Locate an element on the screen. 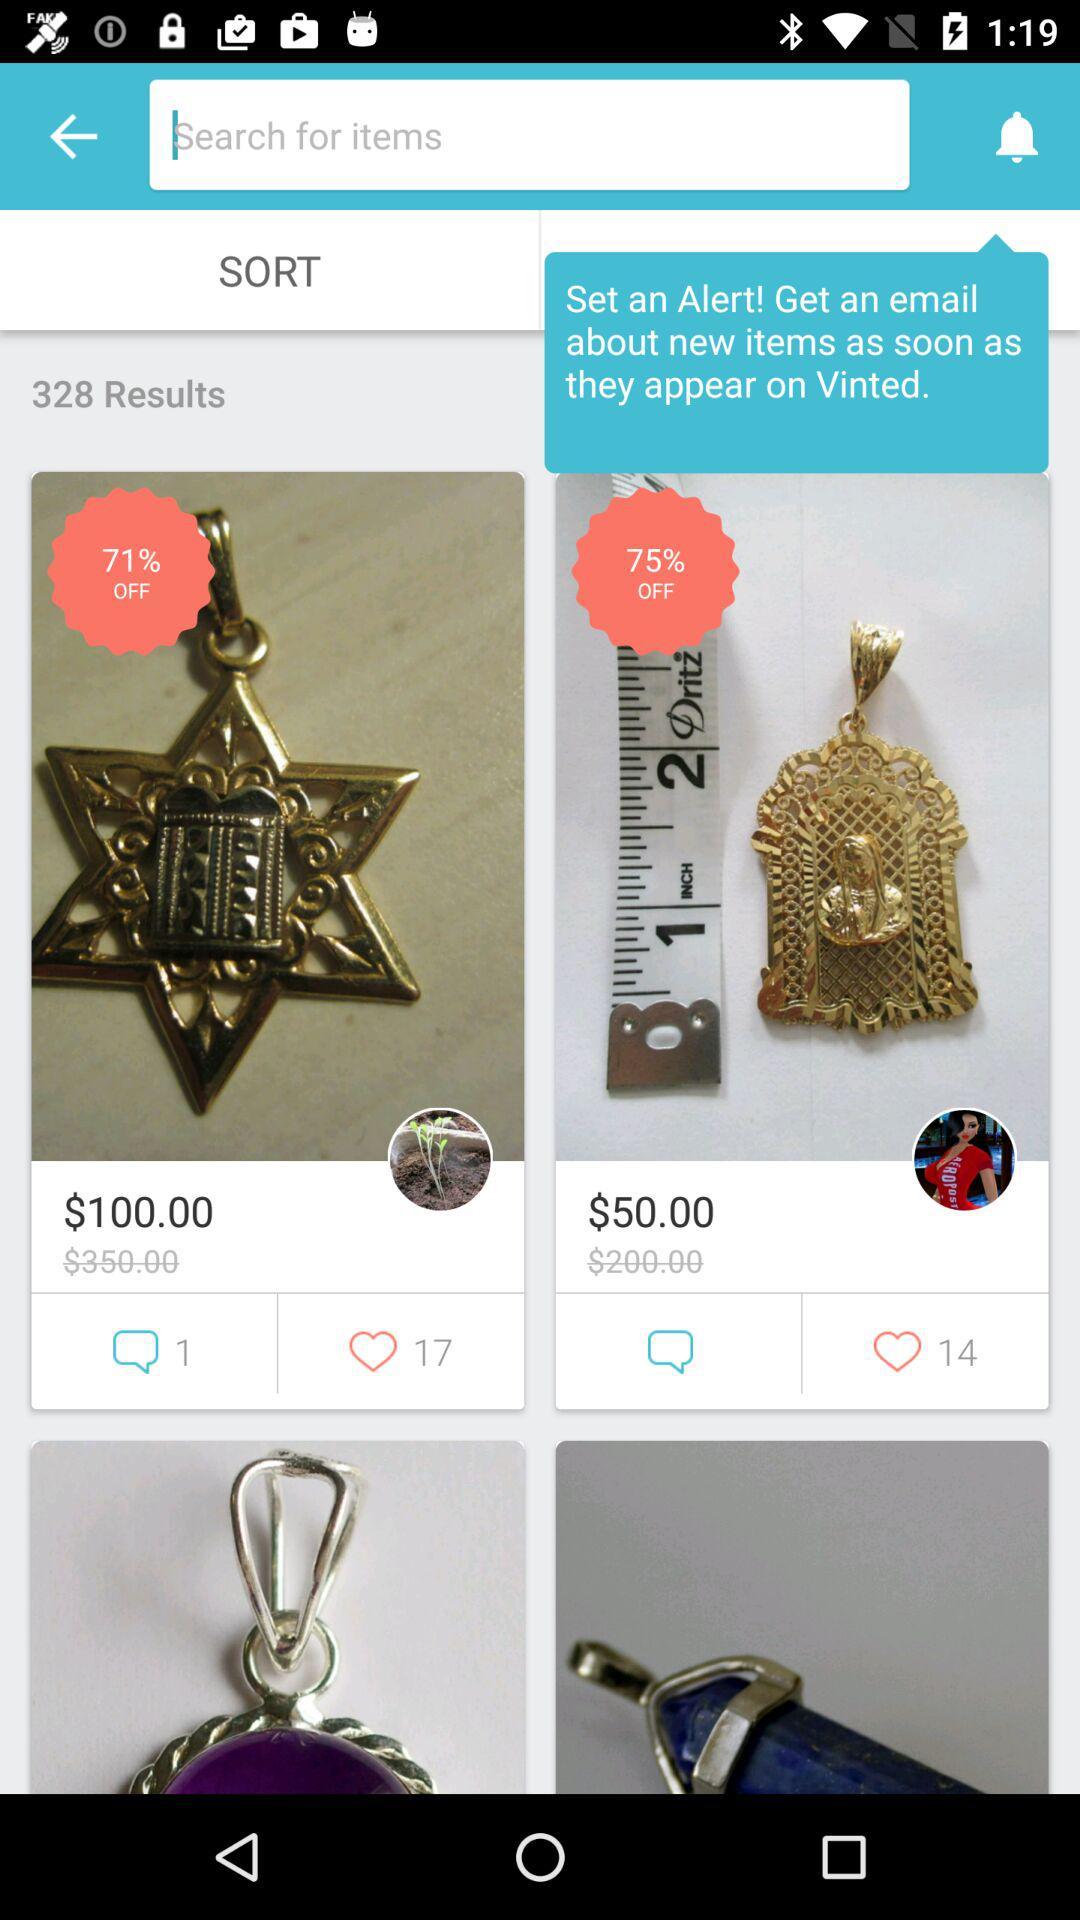  the love symbol which is to the left side of the text 17 is located at coordinates (401, 1351).